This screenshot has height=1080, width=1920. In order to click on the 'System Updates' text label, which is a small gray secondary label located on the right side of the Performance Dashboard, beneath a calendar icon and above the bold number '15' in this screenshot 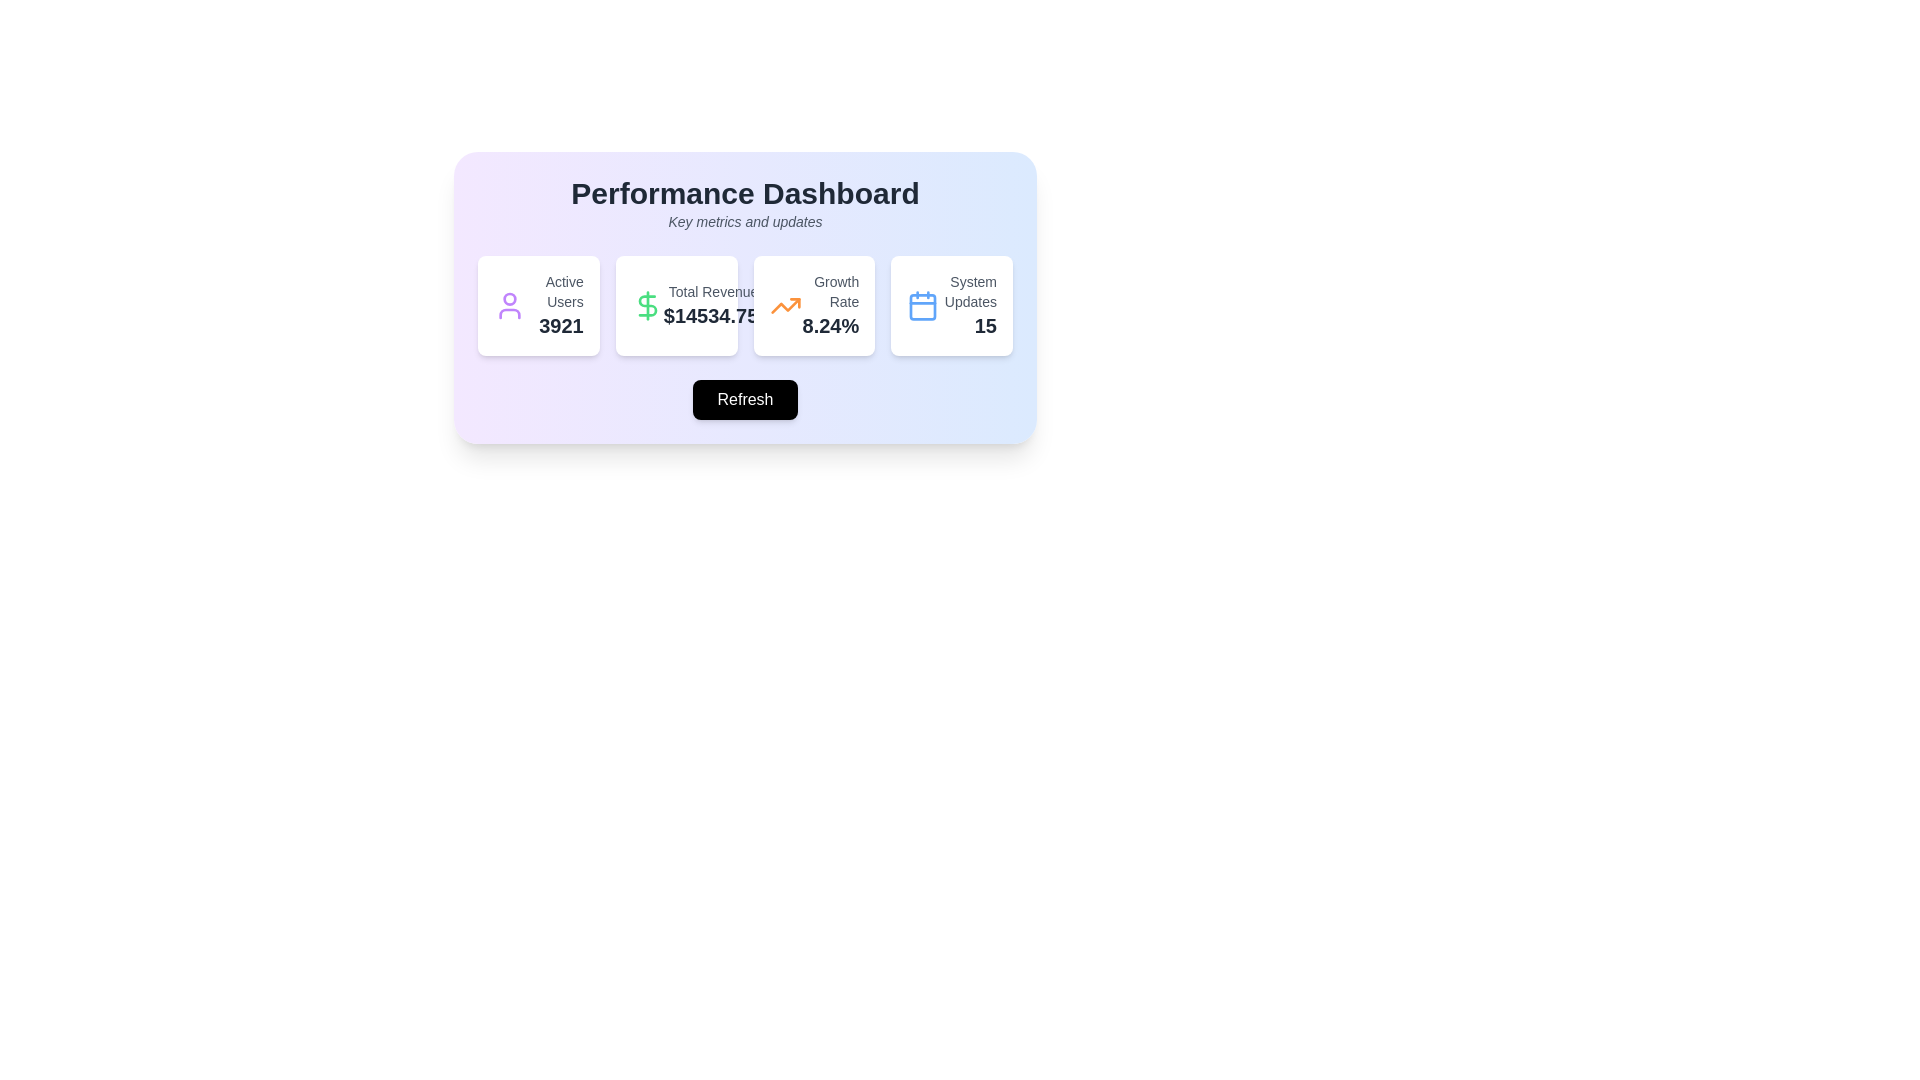, I will do `click(968, 292)`.